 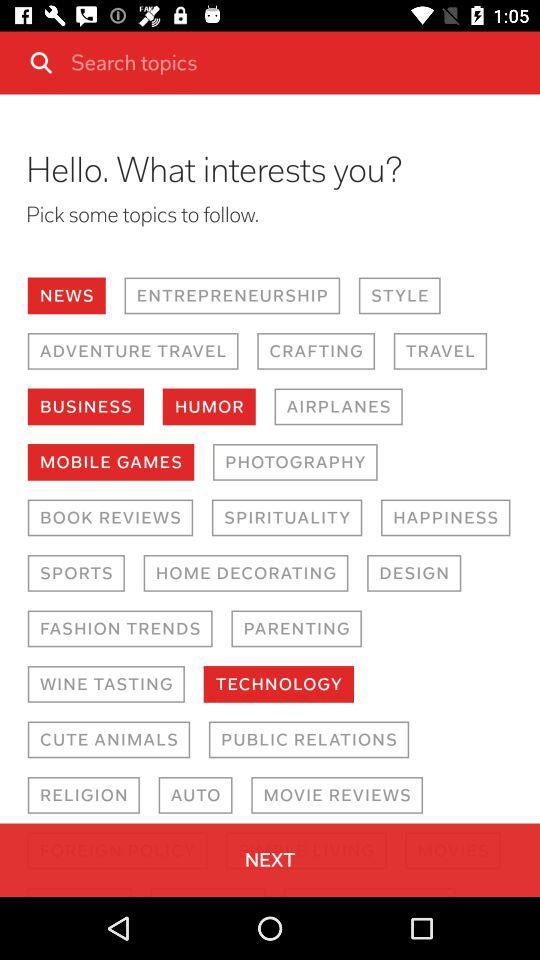 I want to click on icon next to airplanes, so click(x=208, y=405).